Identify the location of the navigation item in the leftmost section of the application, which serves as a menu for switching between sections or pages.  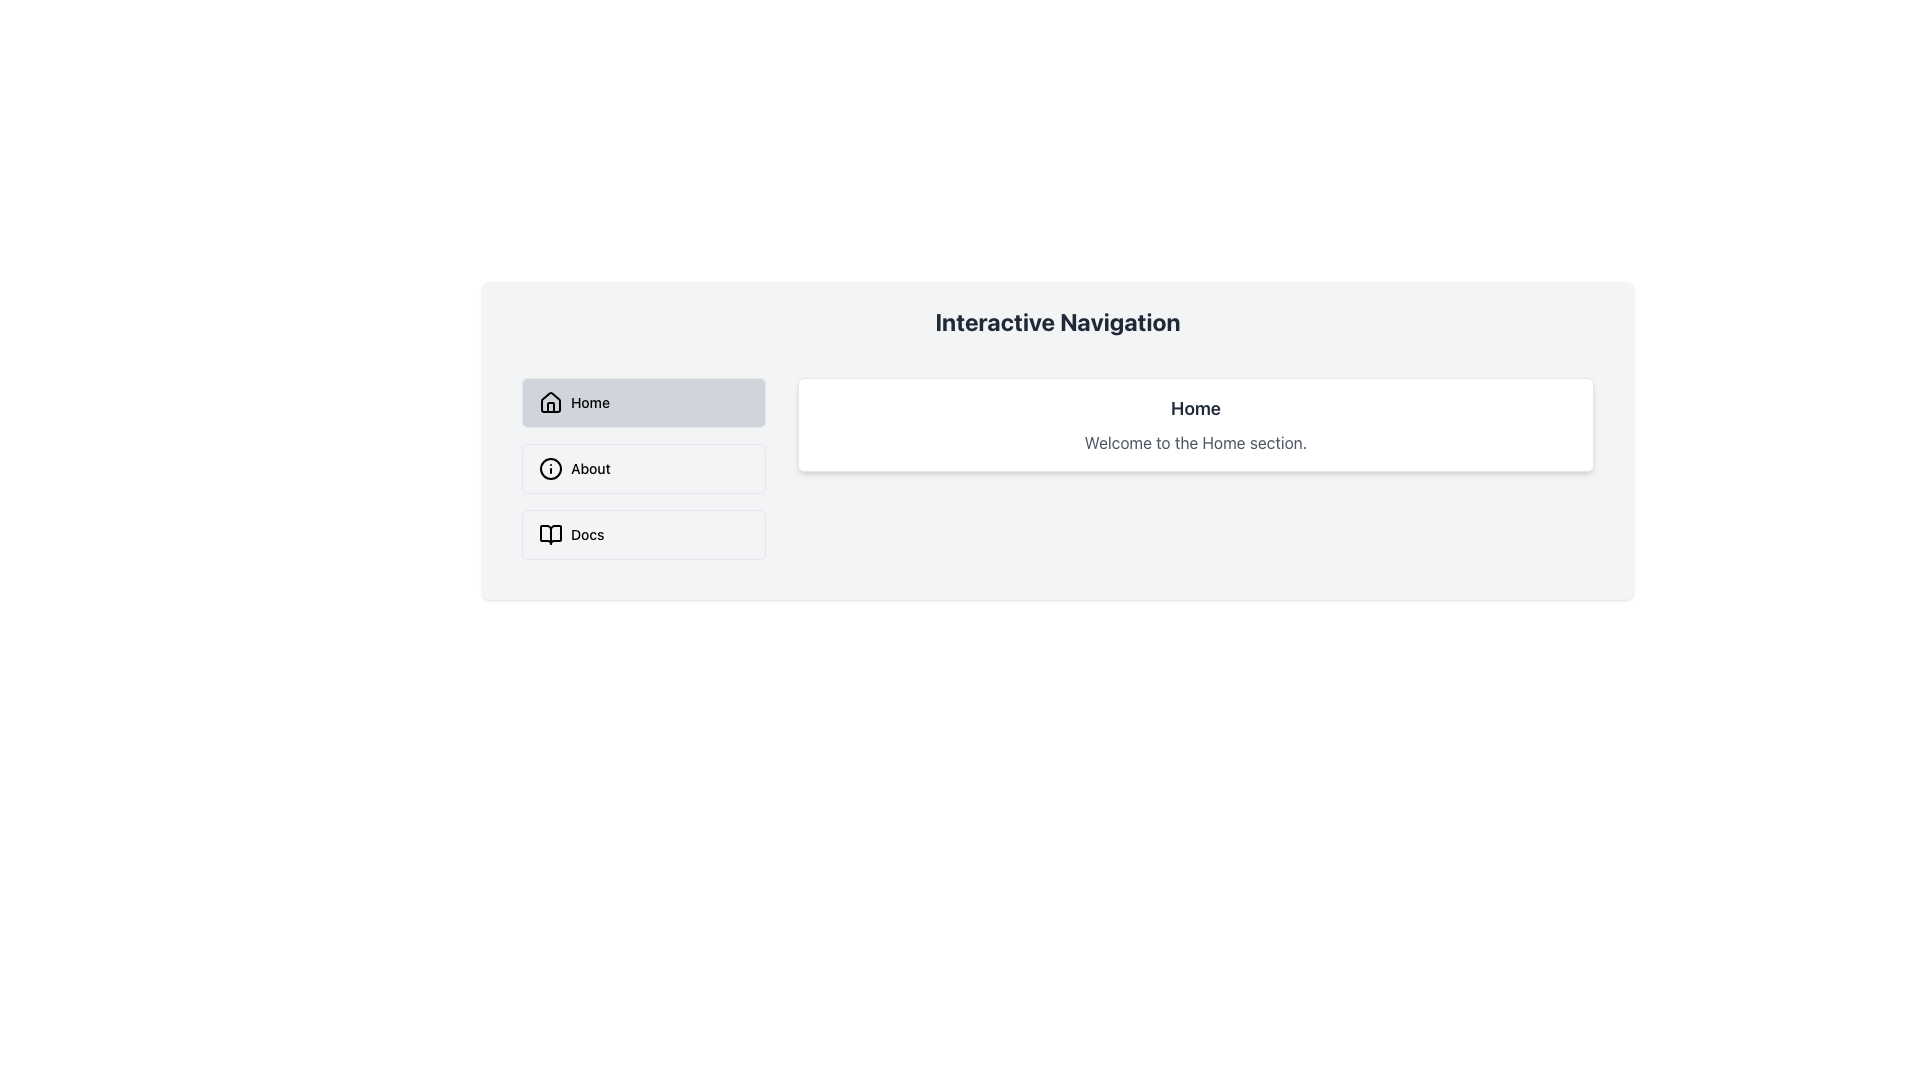
(643, 469).